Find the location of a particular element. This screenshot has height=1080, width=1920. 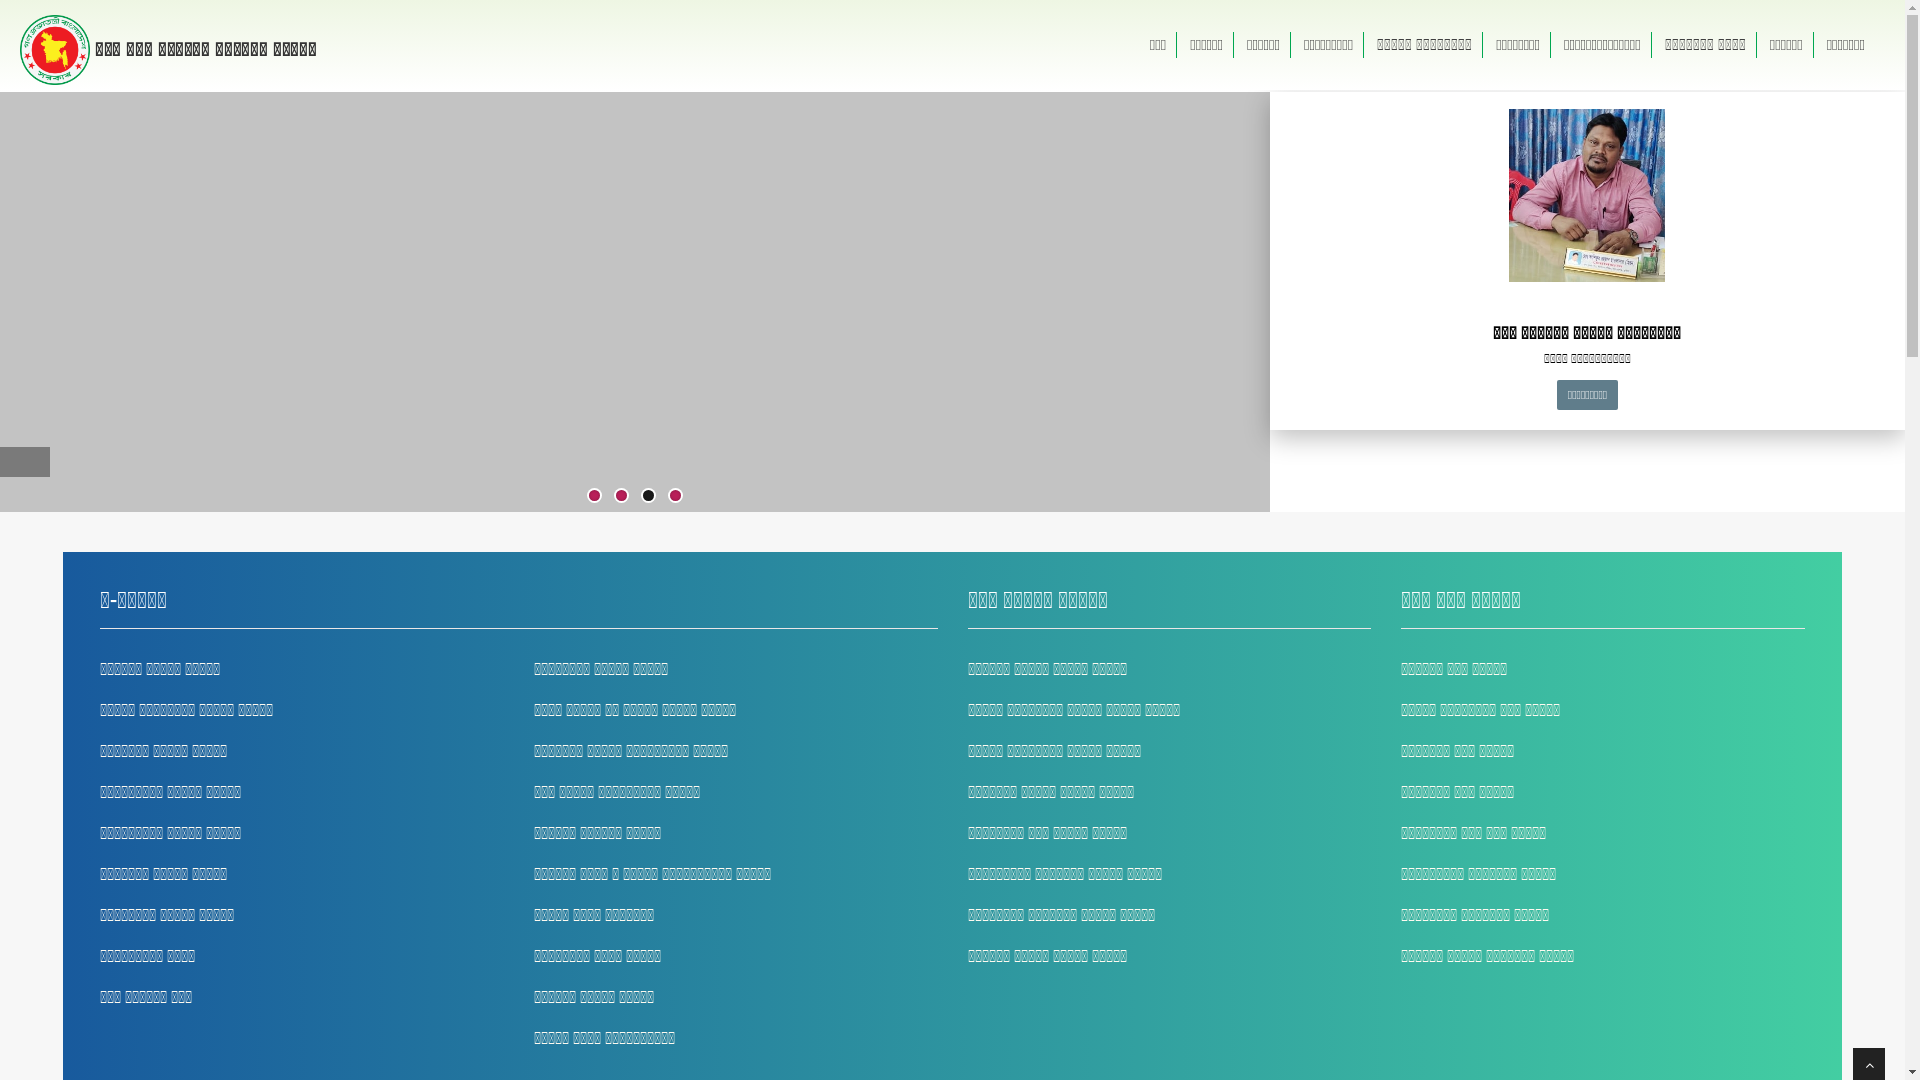

'3' is located at coordinates (648, 495).